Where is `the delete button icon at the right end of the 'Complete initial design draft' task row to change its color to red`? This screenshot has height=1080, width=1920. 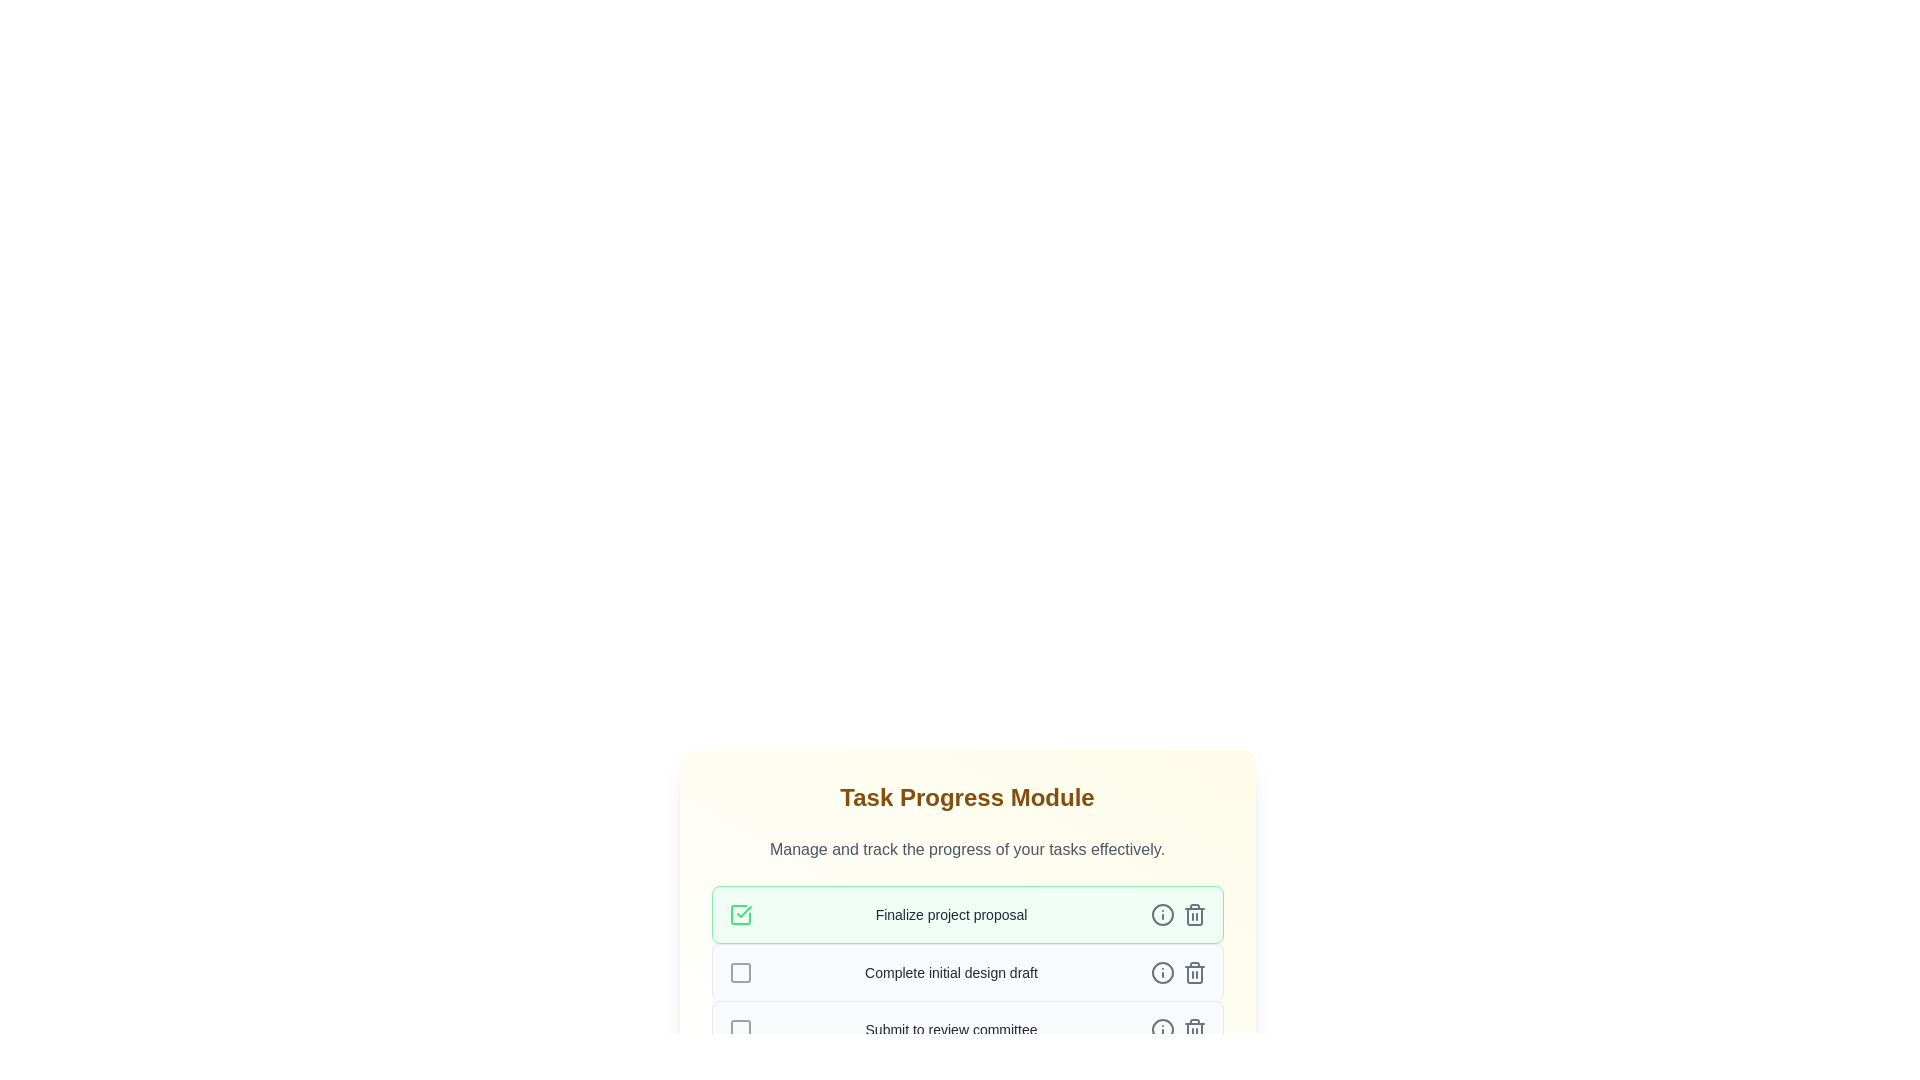
the delete button icon at the right end of the 'Complete initial design draft' task row to change its color to red is located at coordinates (1194, 971).